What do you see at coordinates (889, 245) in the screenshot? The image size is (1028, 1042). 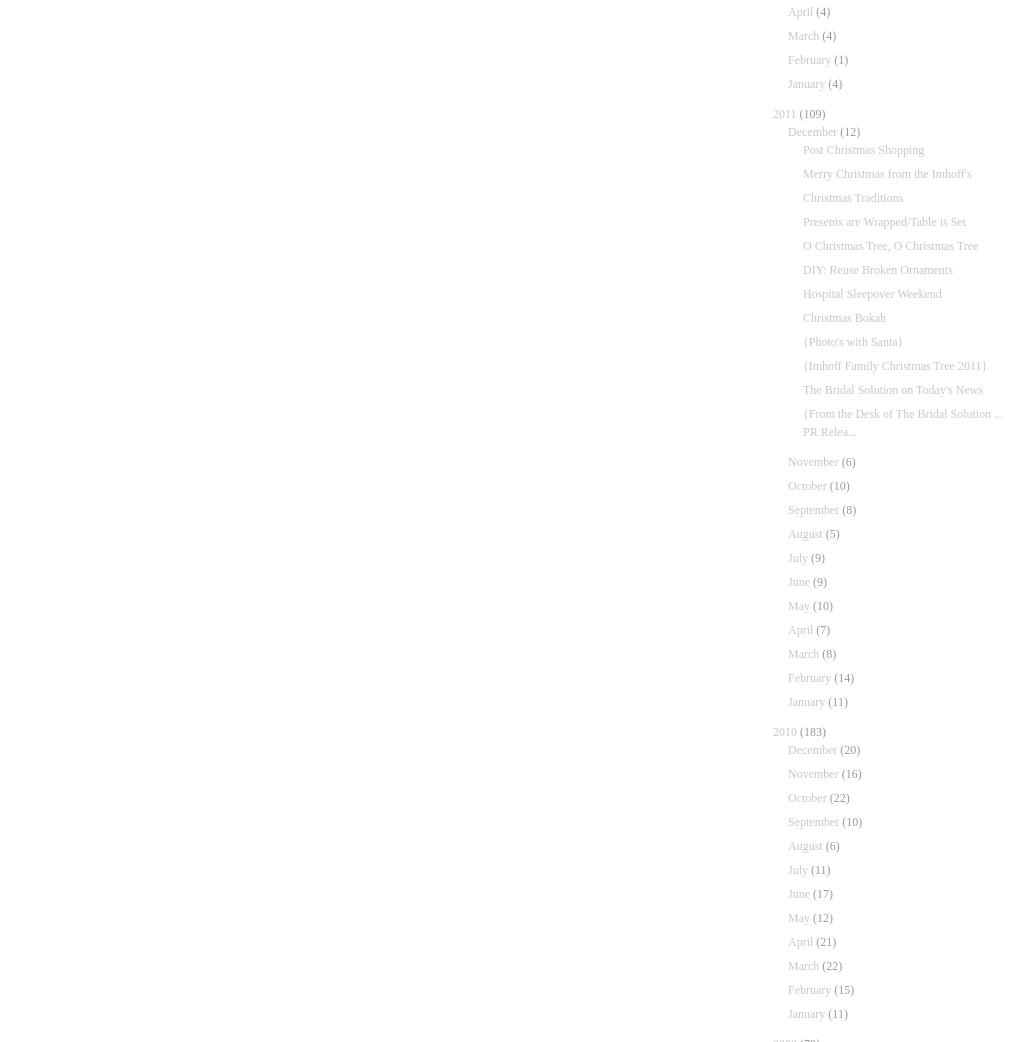 I see `'O Christmas Tree, O Christmas Tree'` at bounding box center [889, 245].